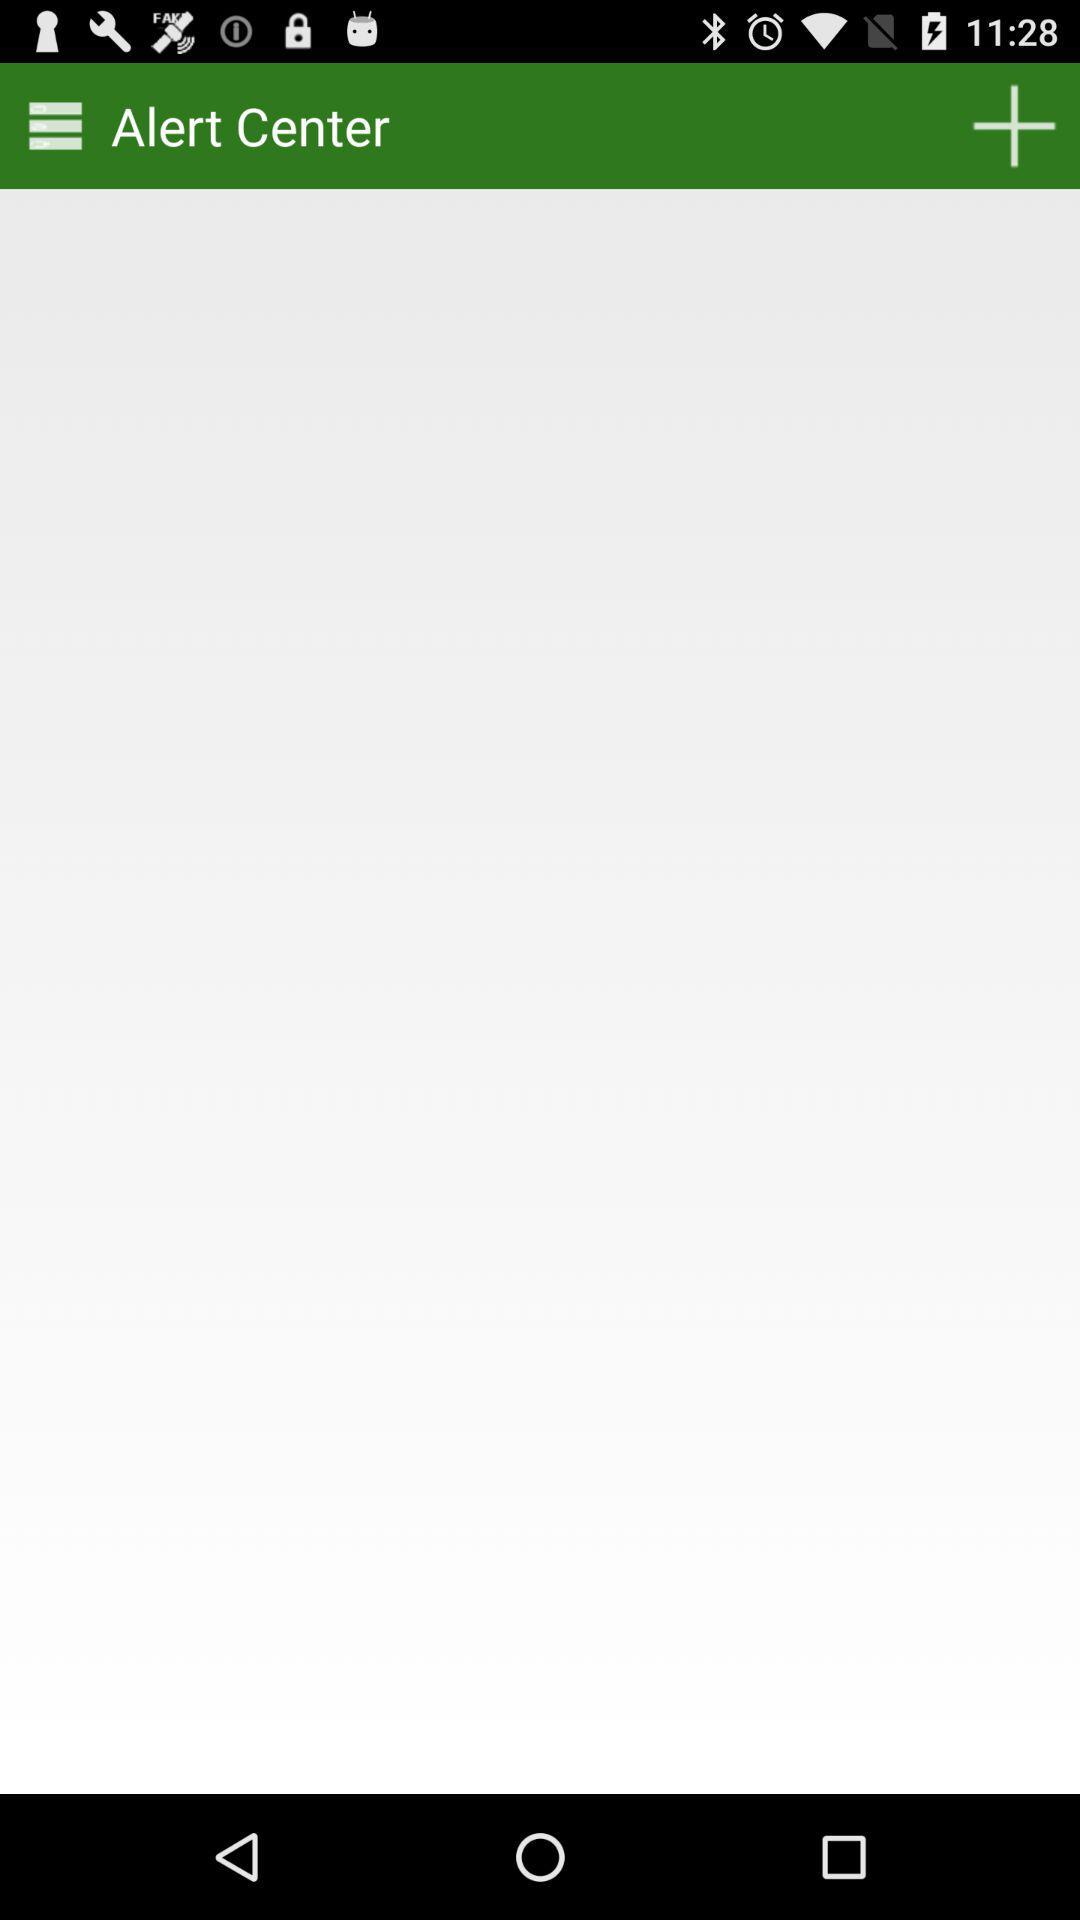 The height and width of the screenshot is (1920, 1080). I want to click on icon at the top right corner, so click(1014, 124).